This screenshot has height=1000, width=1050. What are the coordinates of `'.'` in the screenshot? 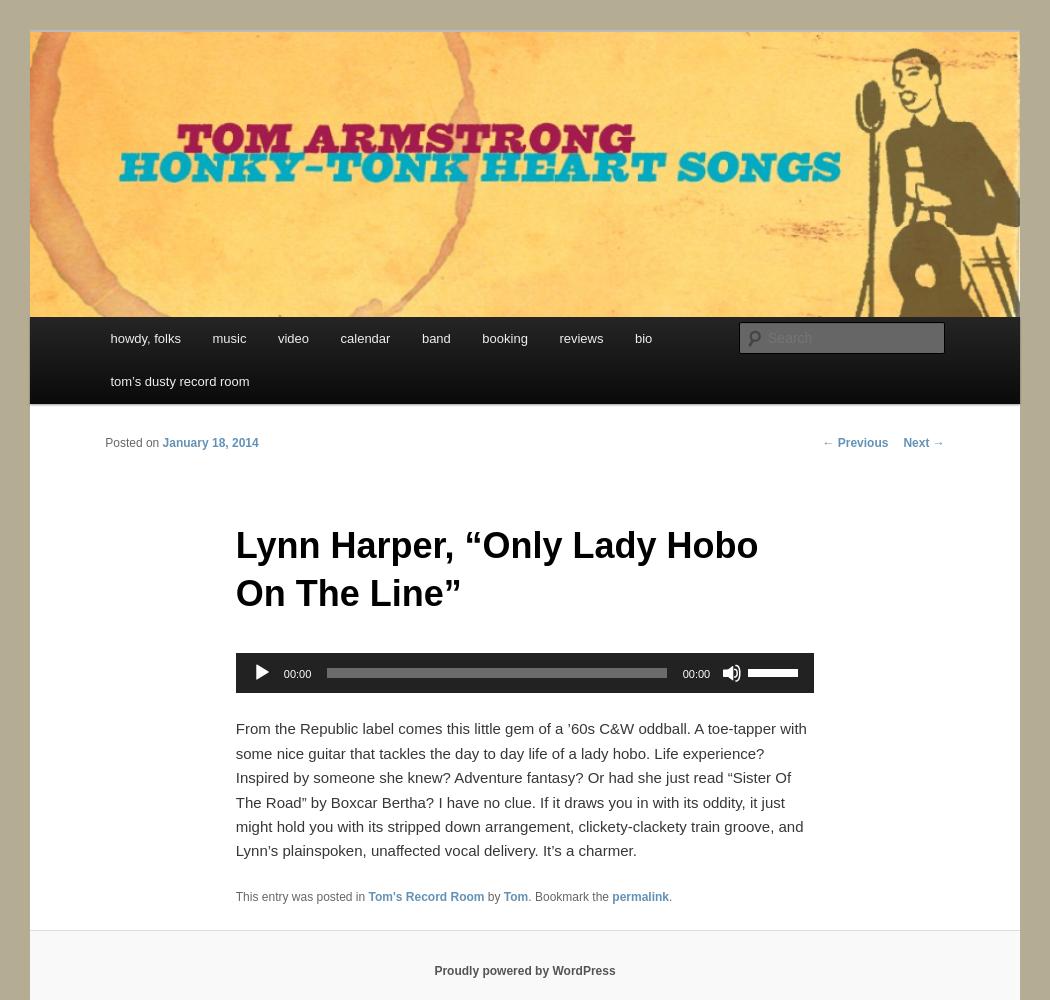 It's located at (669, 897).